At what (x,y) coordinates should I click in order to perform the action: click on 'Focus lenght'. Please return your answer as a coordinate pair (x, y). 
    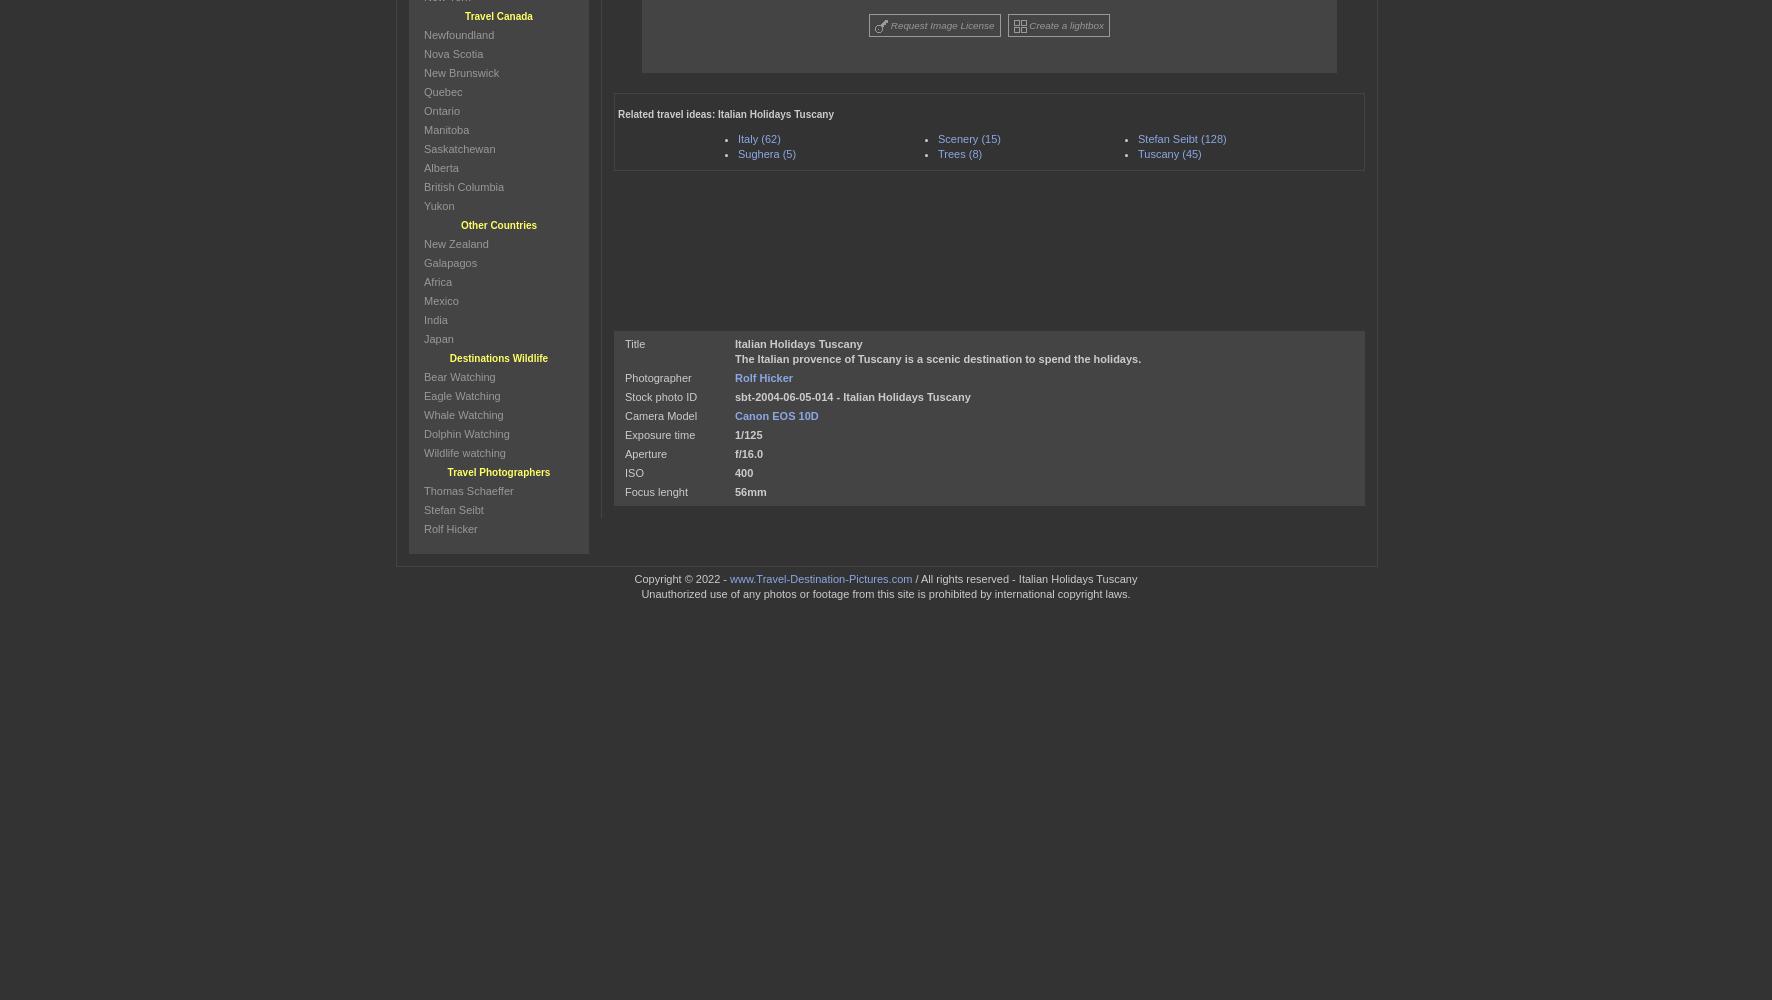
    Looking at the image, I should click on (655, 490).